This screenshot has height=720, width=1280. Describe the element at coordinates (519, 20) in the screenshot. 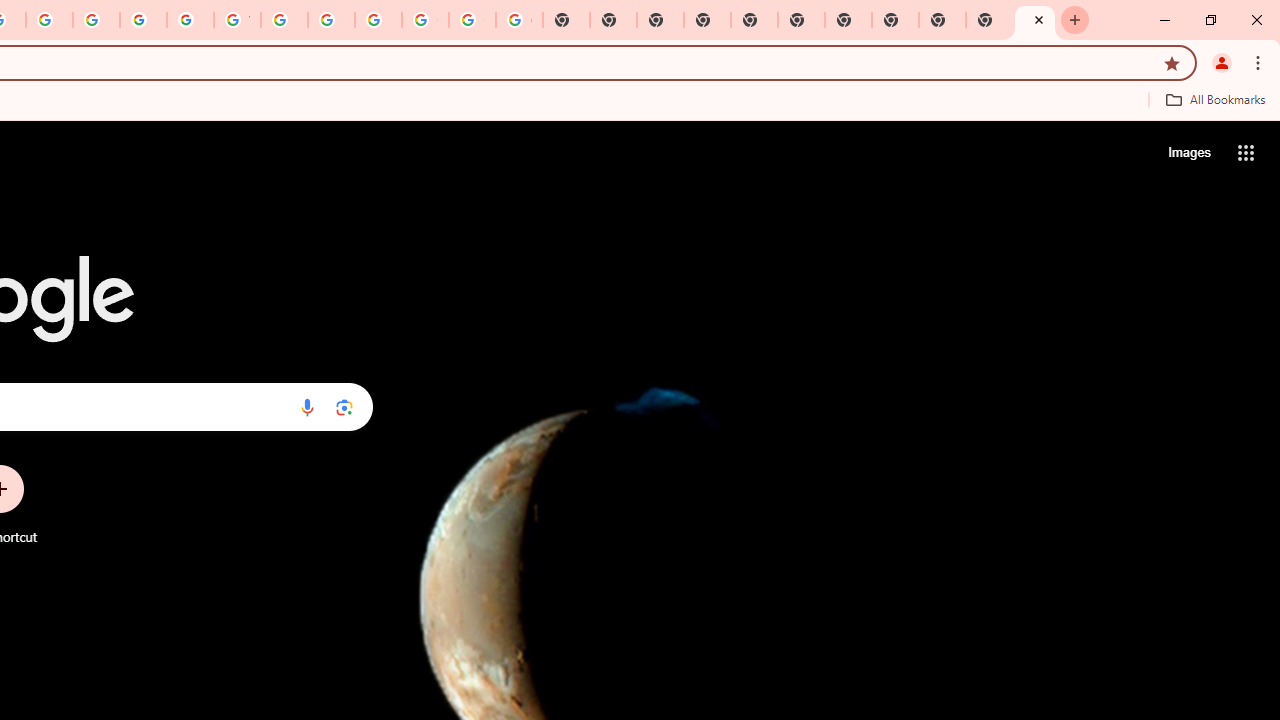

I see `'Google Images'` at that location.